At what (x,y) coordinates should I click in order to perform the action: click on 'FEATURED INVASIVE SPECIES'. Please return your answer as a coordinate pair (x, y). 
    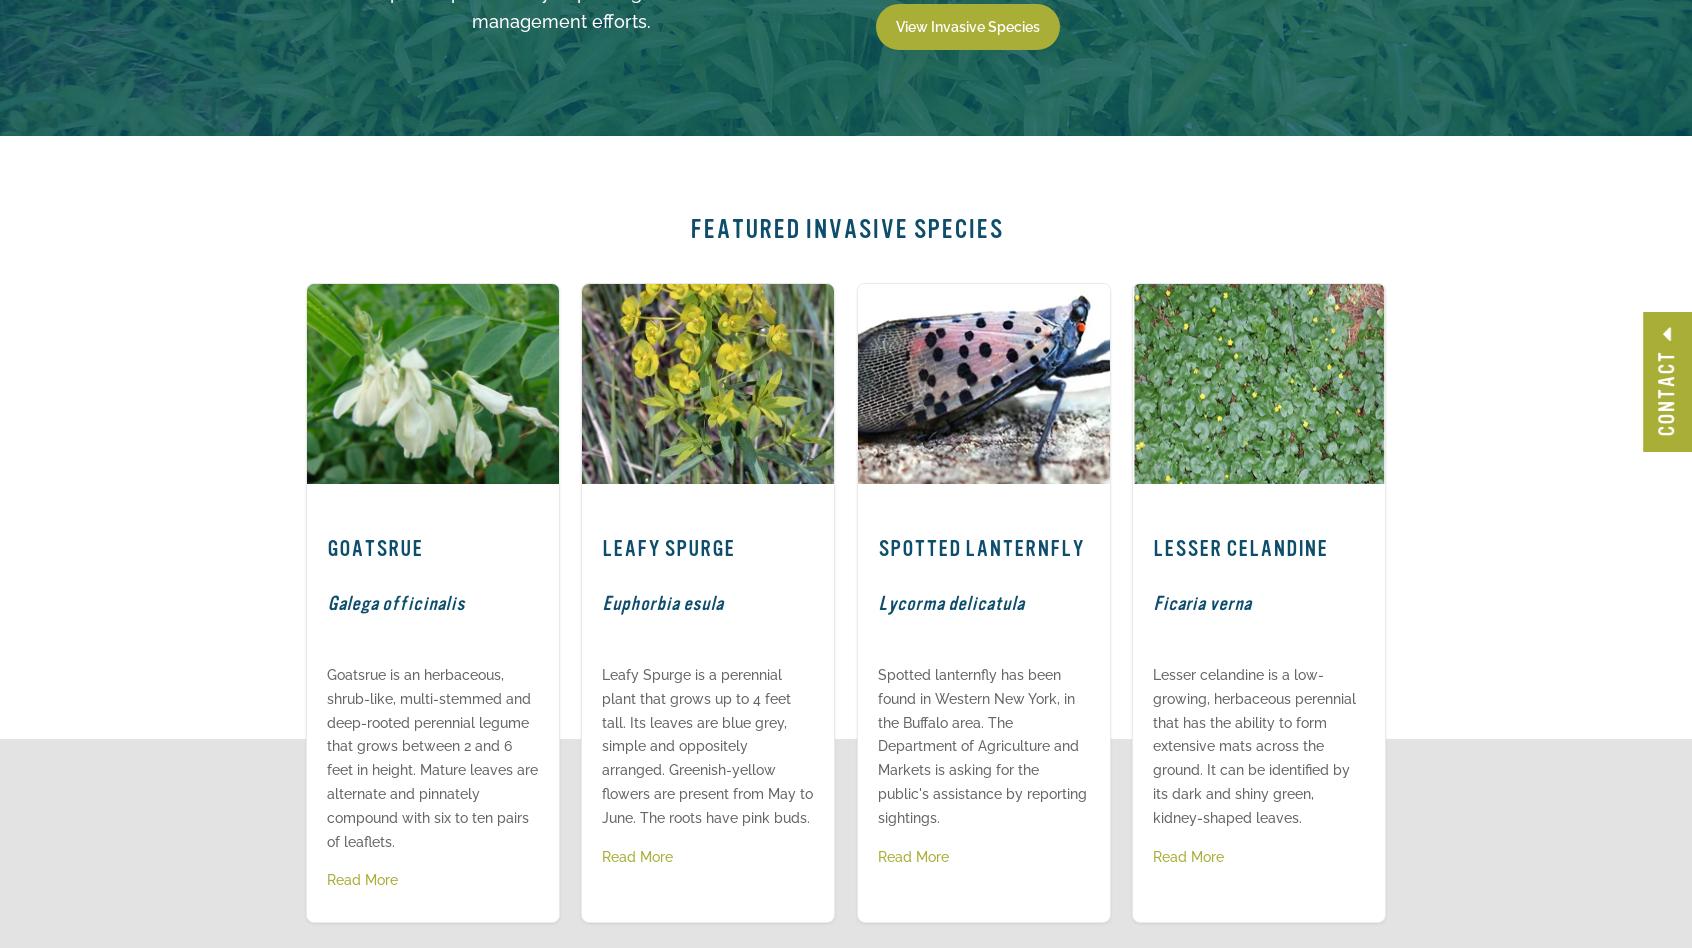
    Looking at the image, I should click on (845, 228).